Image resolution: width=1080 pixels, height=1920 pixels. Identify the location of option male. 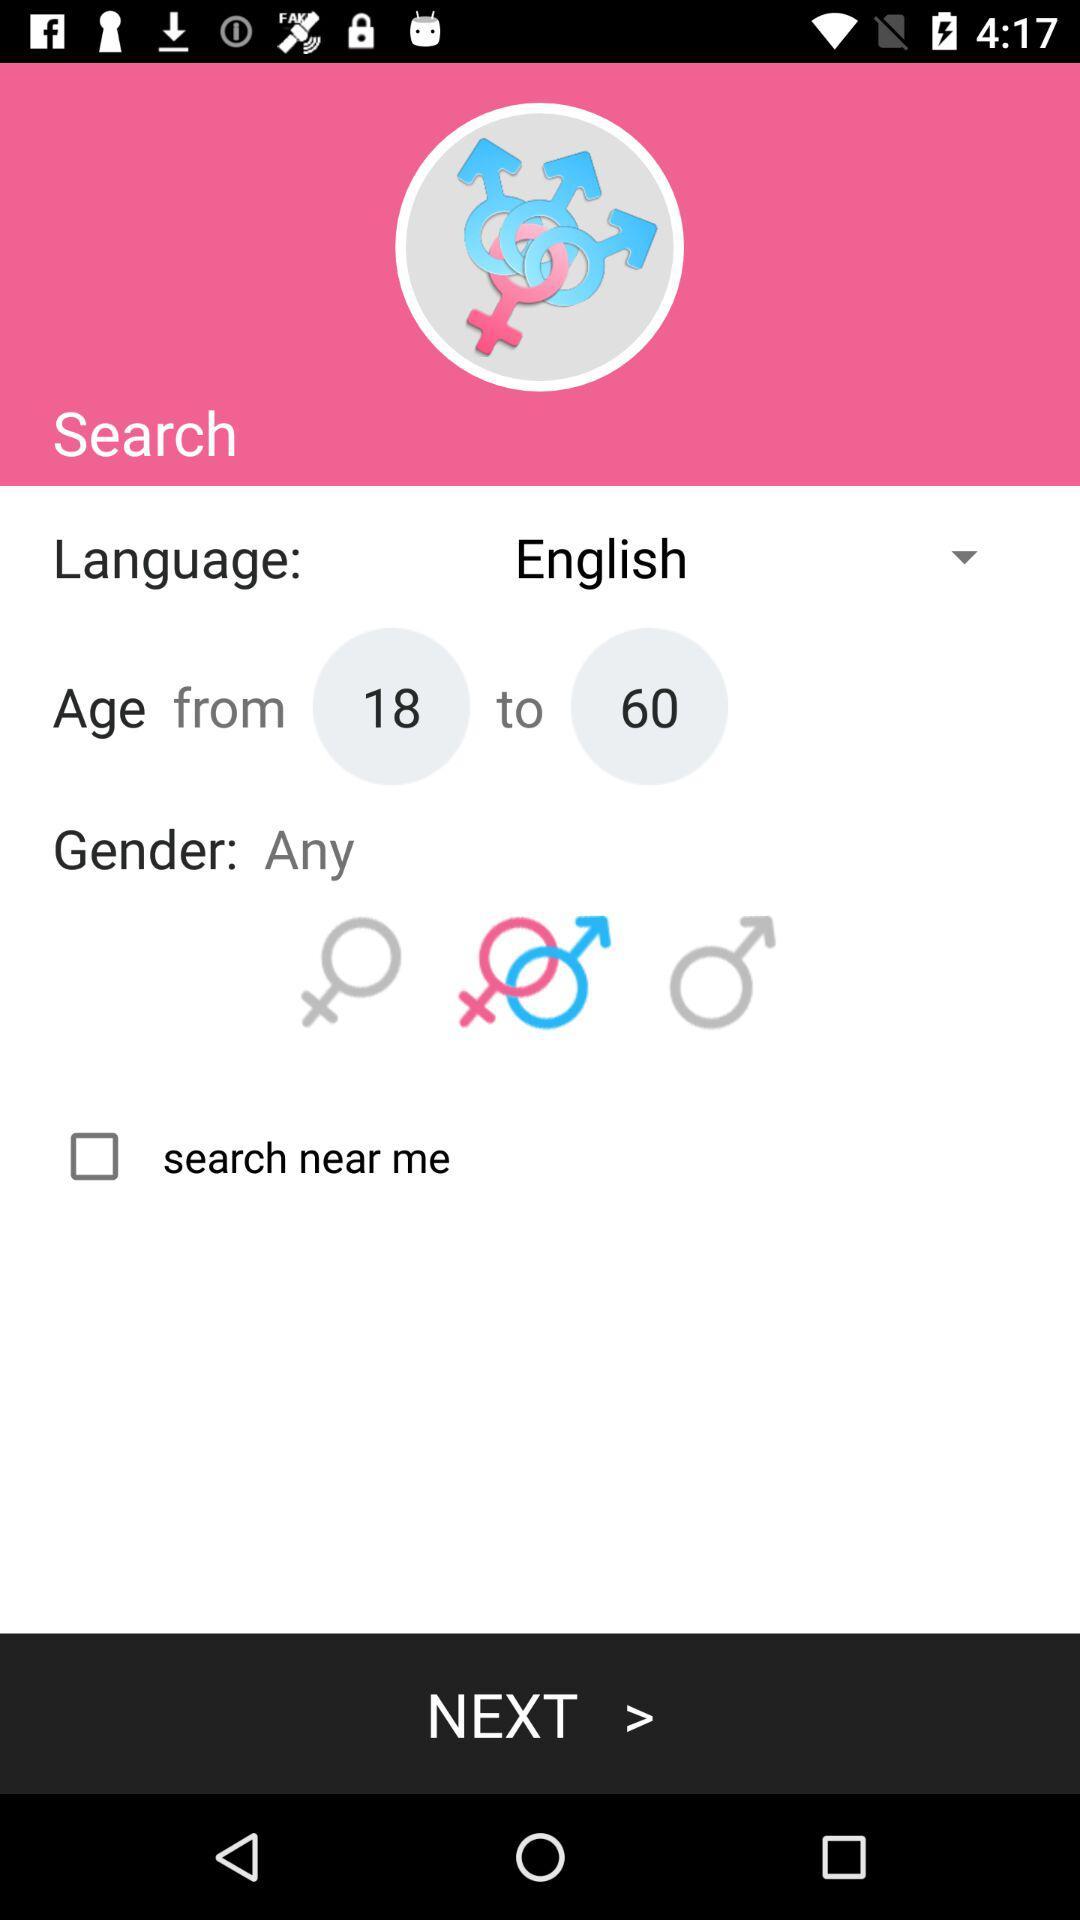
(723, 973).